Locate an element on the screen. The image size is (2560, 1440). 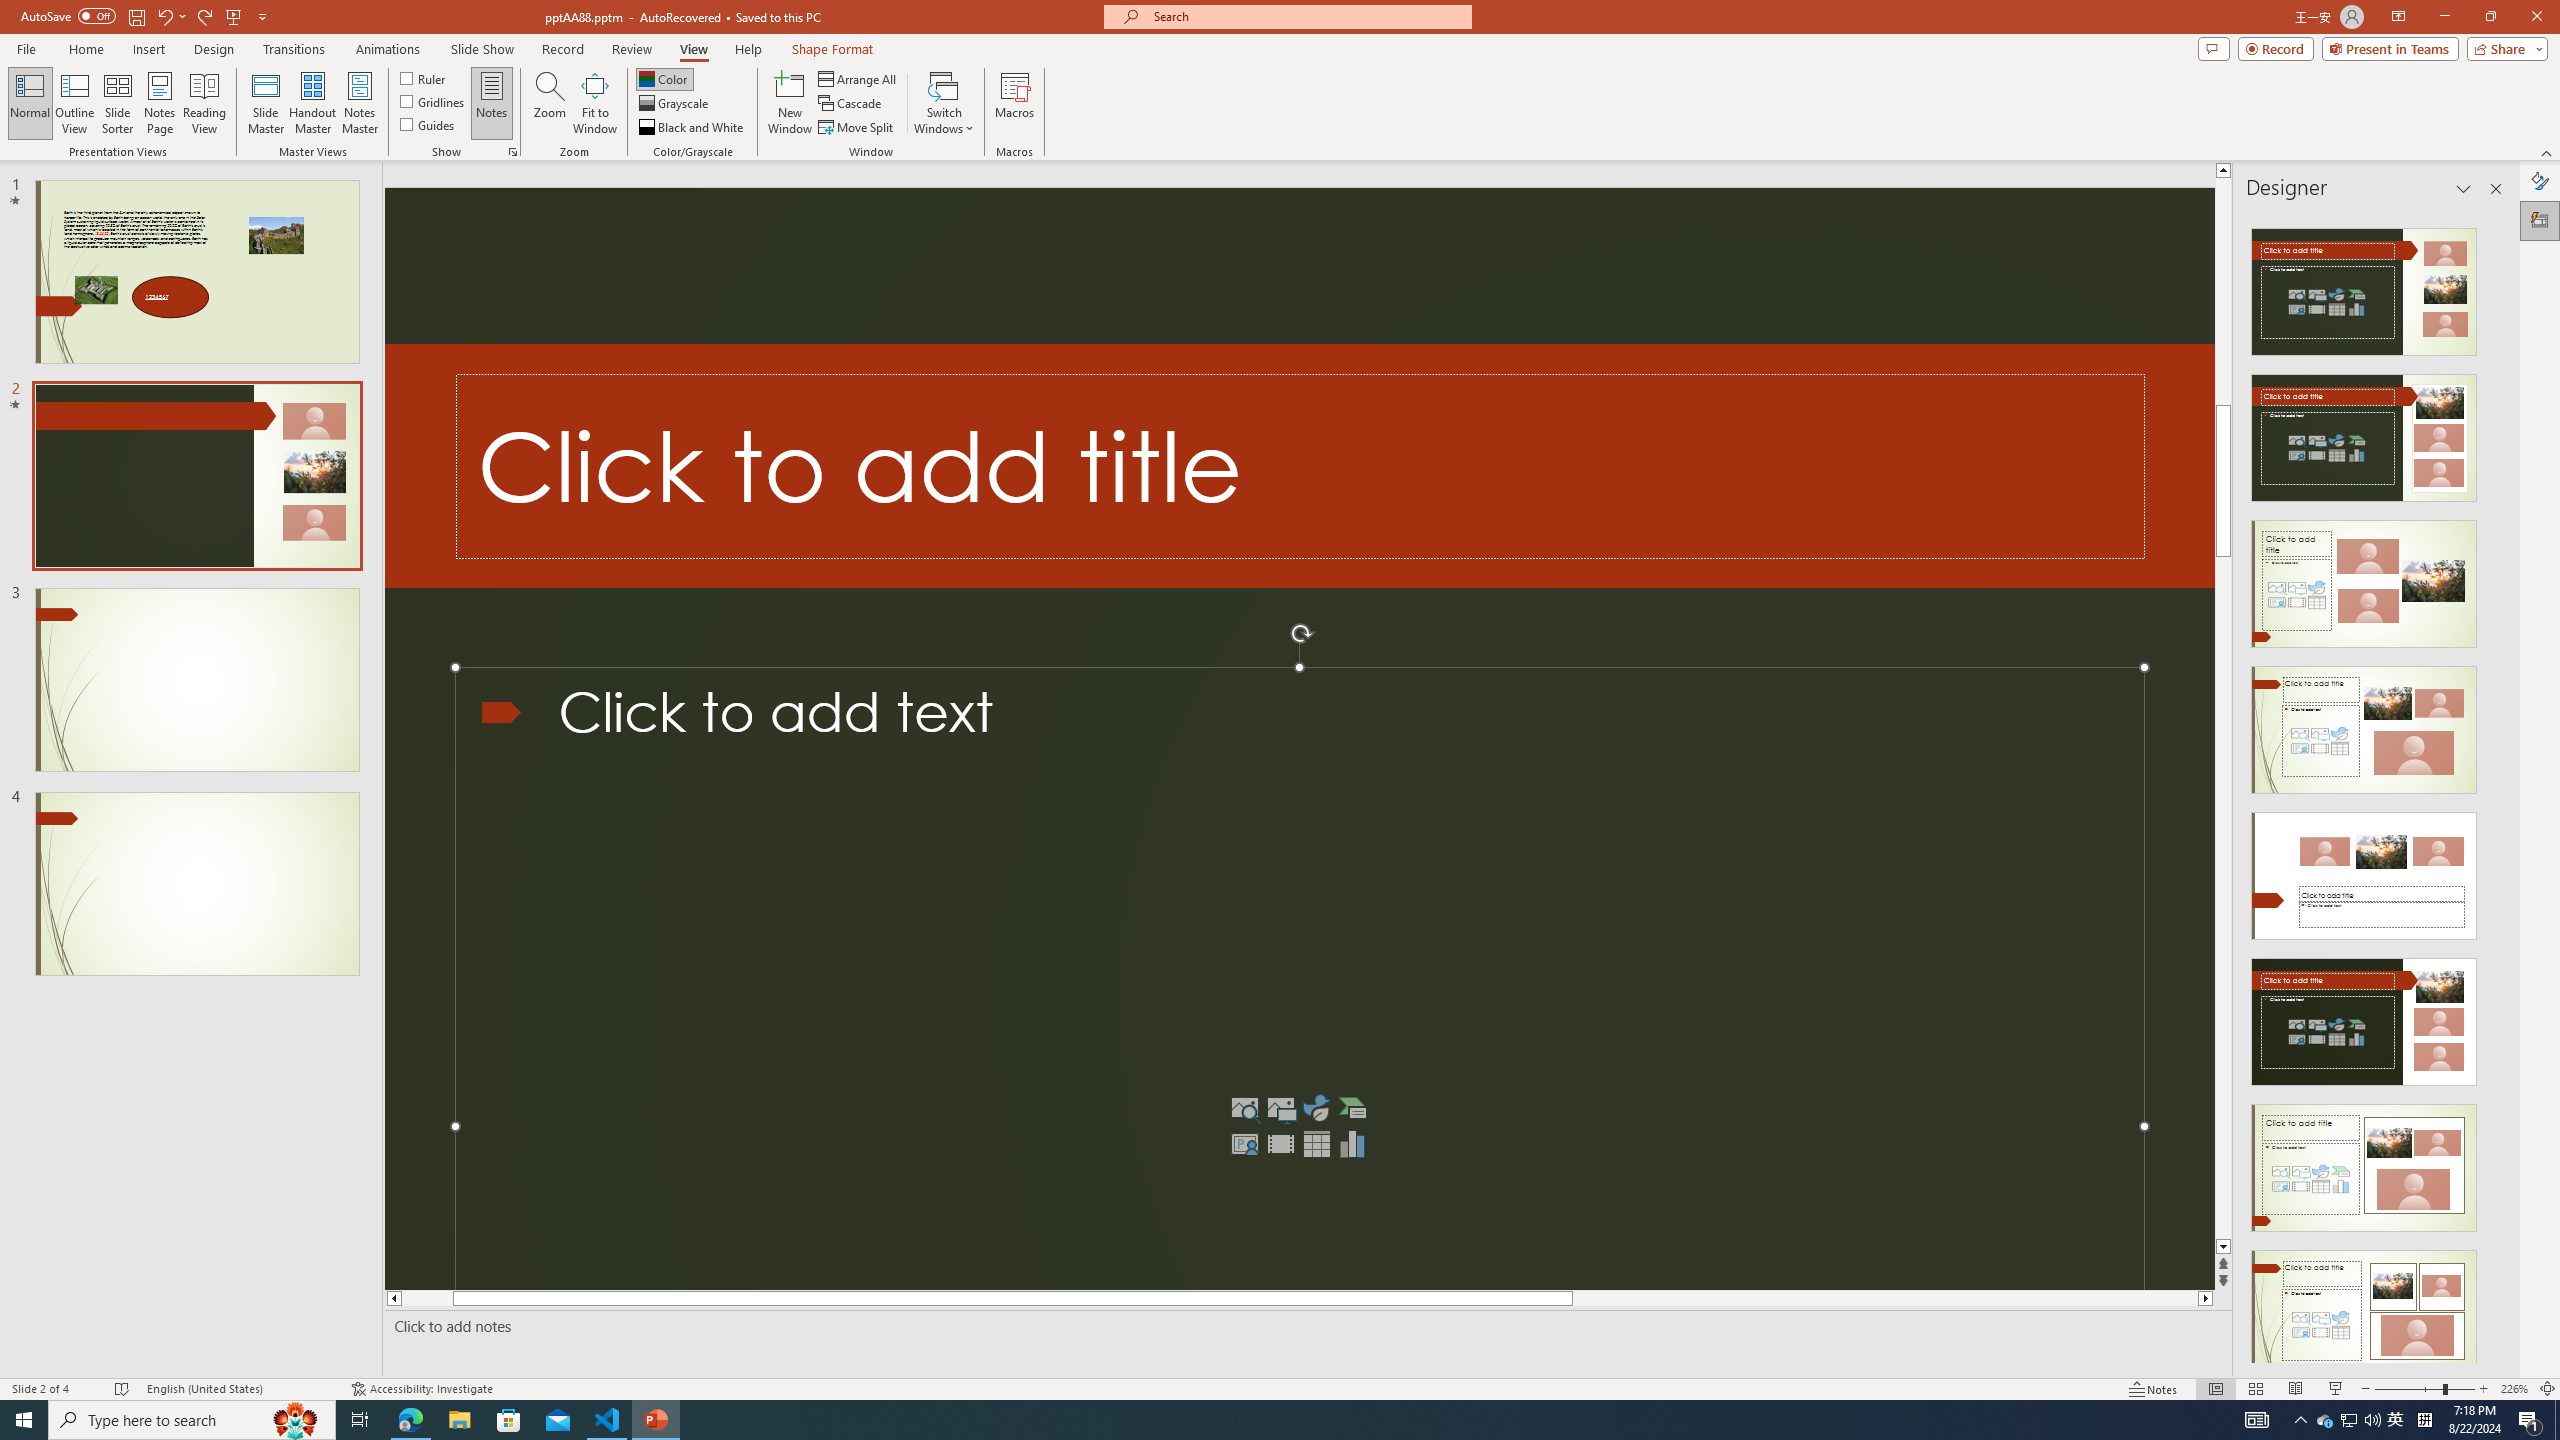
'Slide Notes' is located at coordinates (1304, 1325).